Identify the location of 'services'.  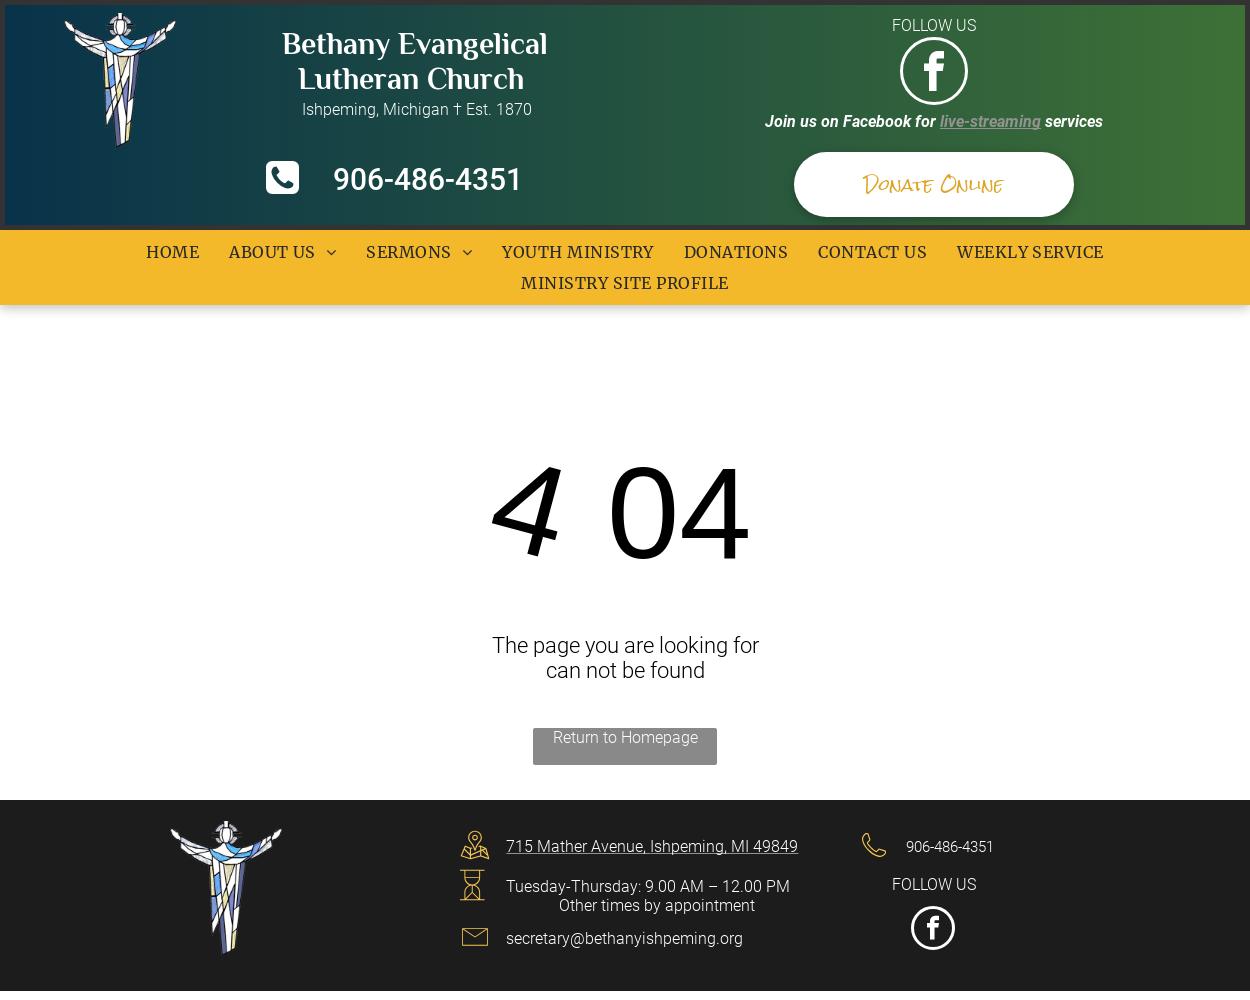
(1073, 120).